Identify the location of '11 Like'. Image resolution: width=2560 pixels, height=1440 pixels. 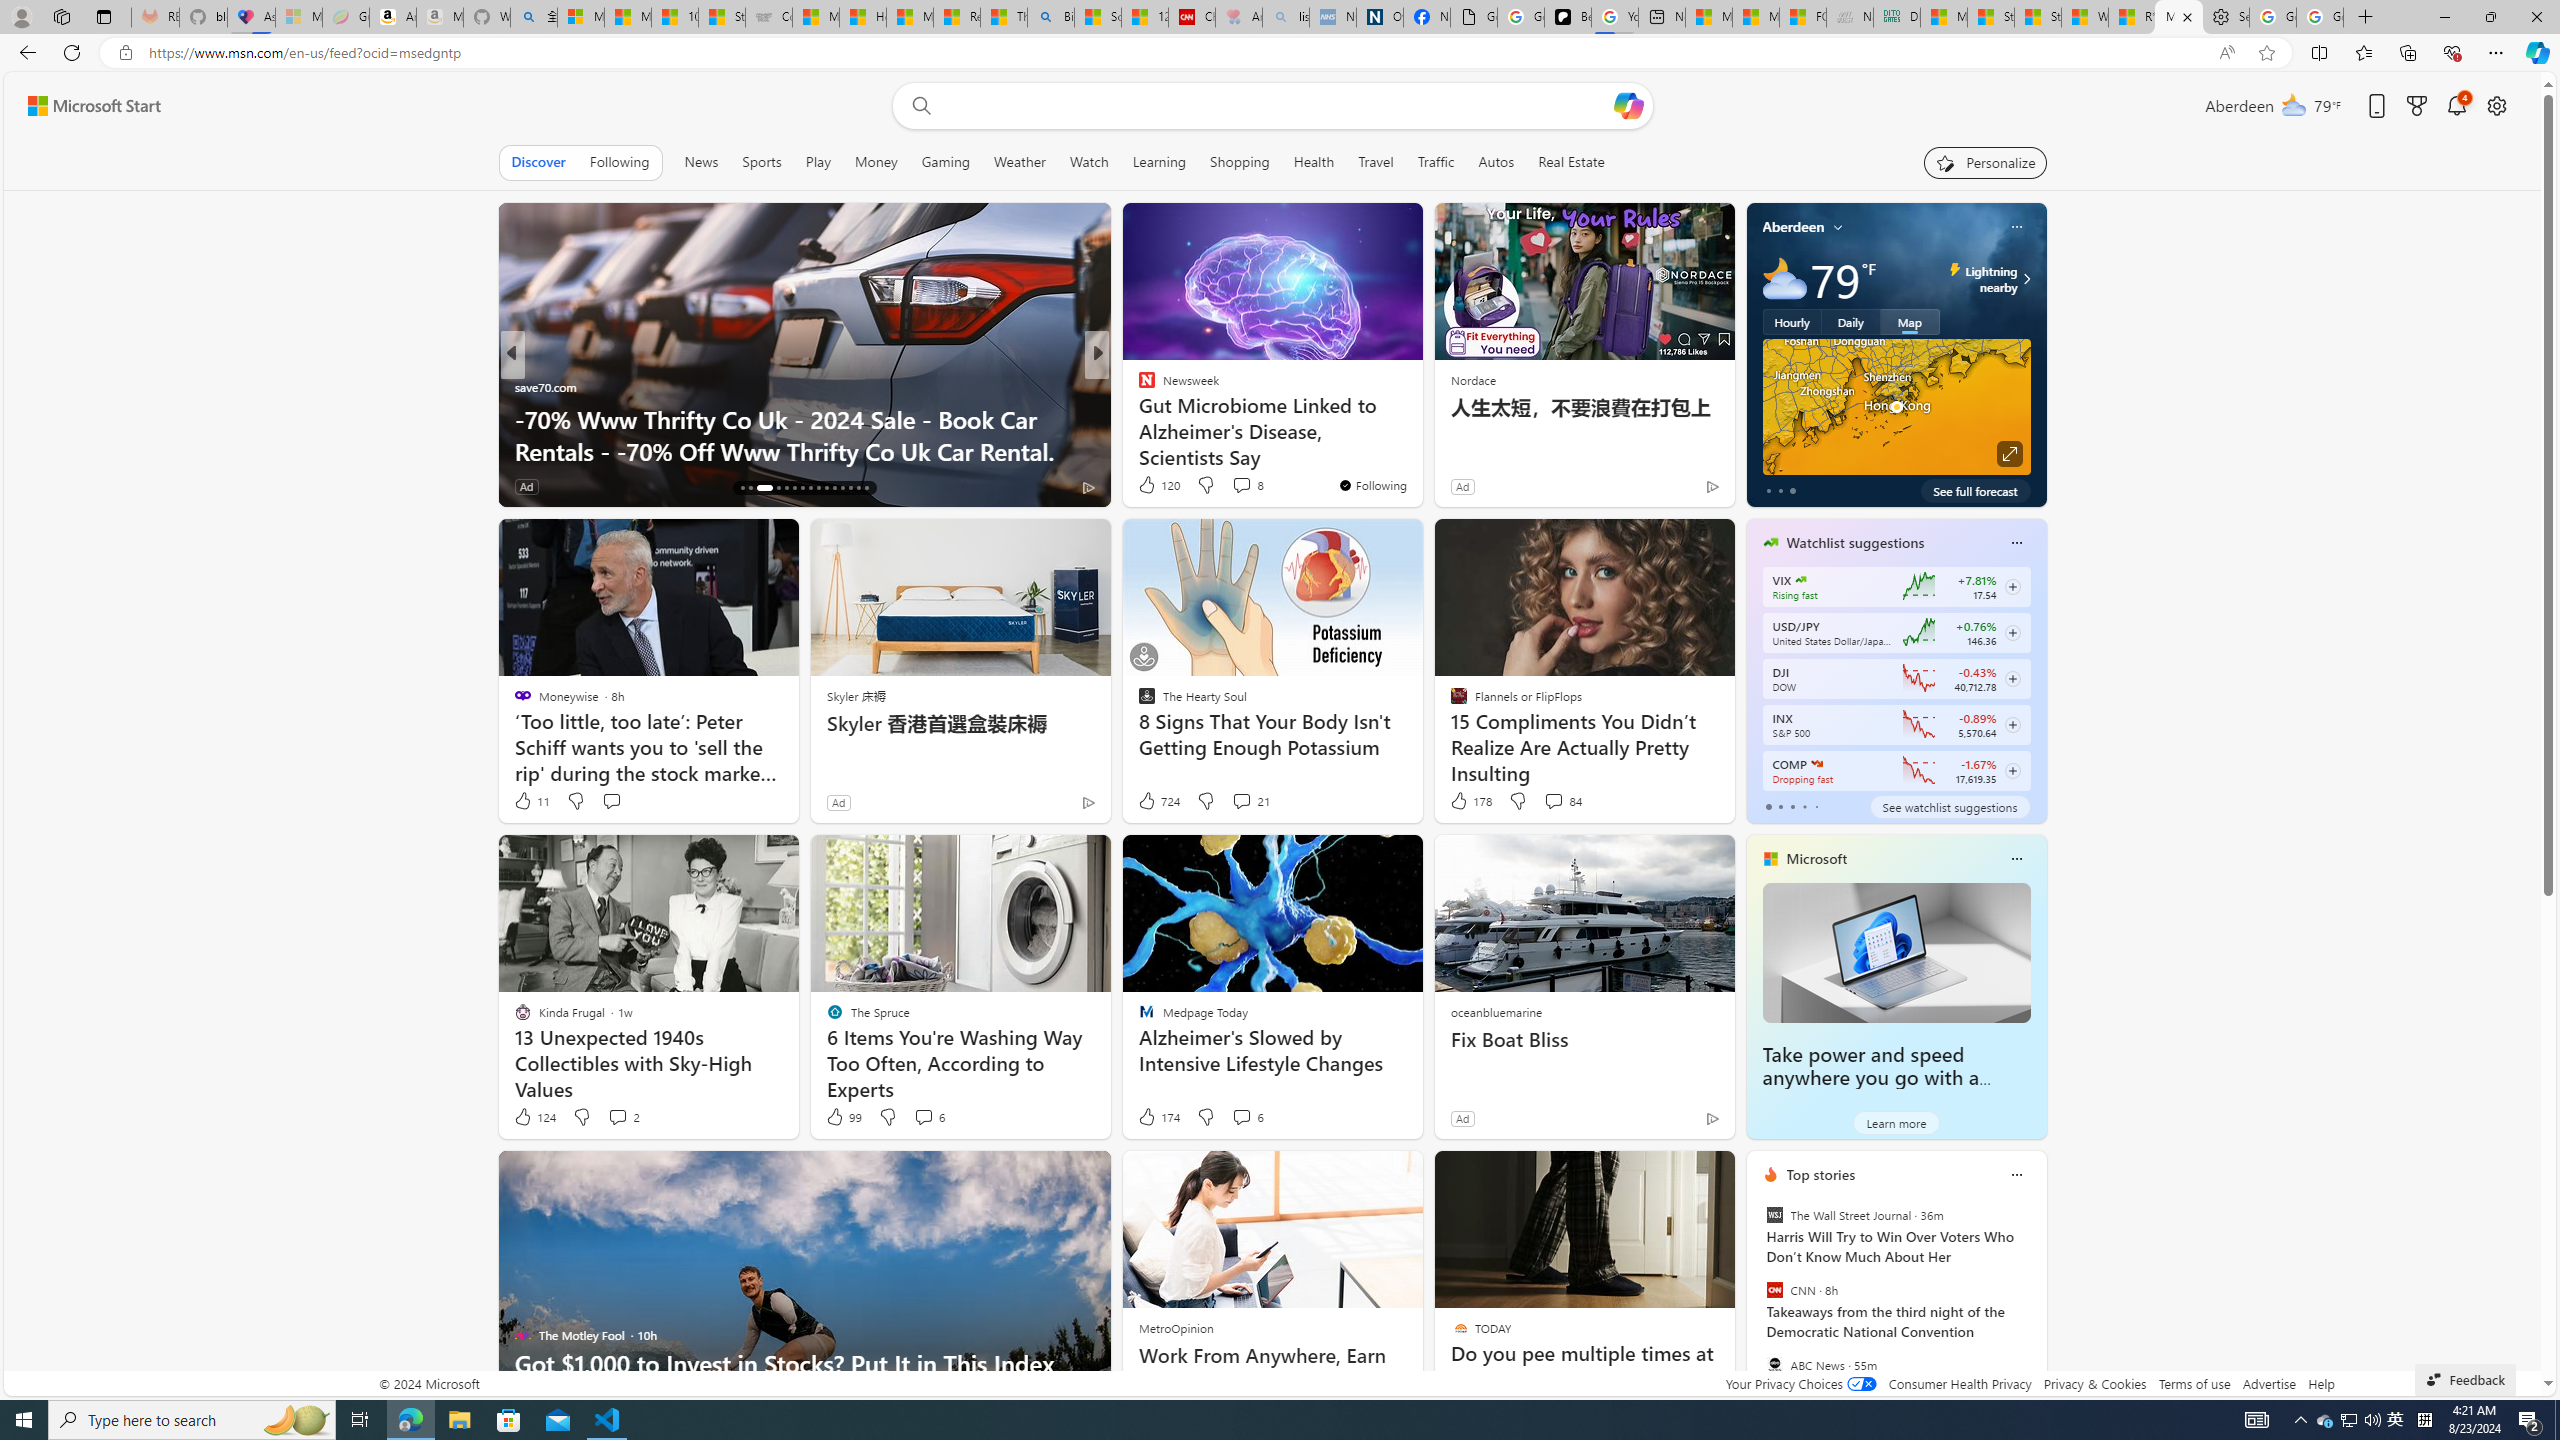
(530, 800).